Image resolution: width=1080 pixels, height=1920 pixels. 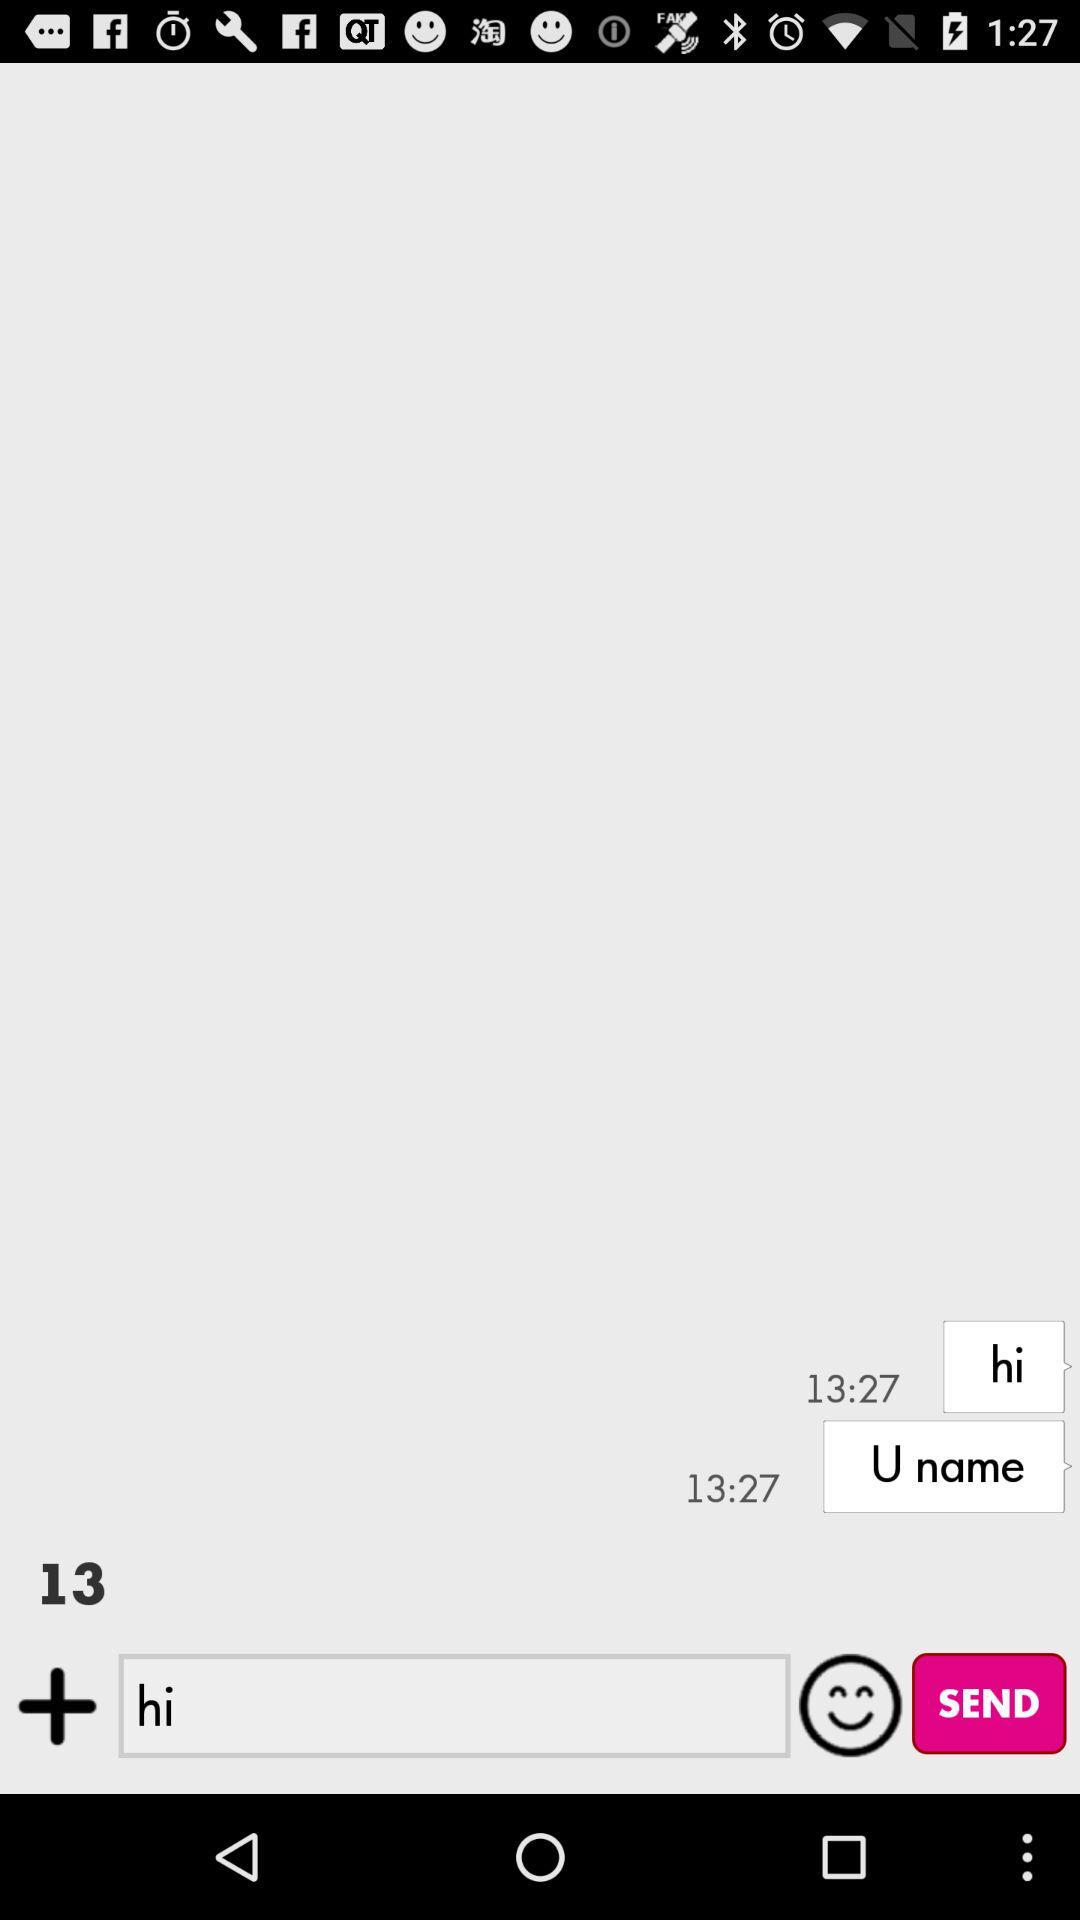 What do you see at coordinates (56, 1826) in the screenshot?
I see `the add icon` at bounding box center [56, 1826].